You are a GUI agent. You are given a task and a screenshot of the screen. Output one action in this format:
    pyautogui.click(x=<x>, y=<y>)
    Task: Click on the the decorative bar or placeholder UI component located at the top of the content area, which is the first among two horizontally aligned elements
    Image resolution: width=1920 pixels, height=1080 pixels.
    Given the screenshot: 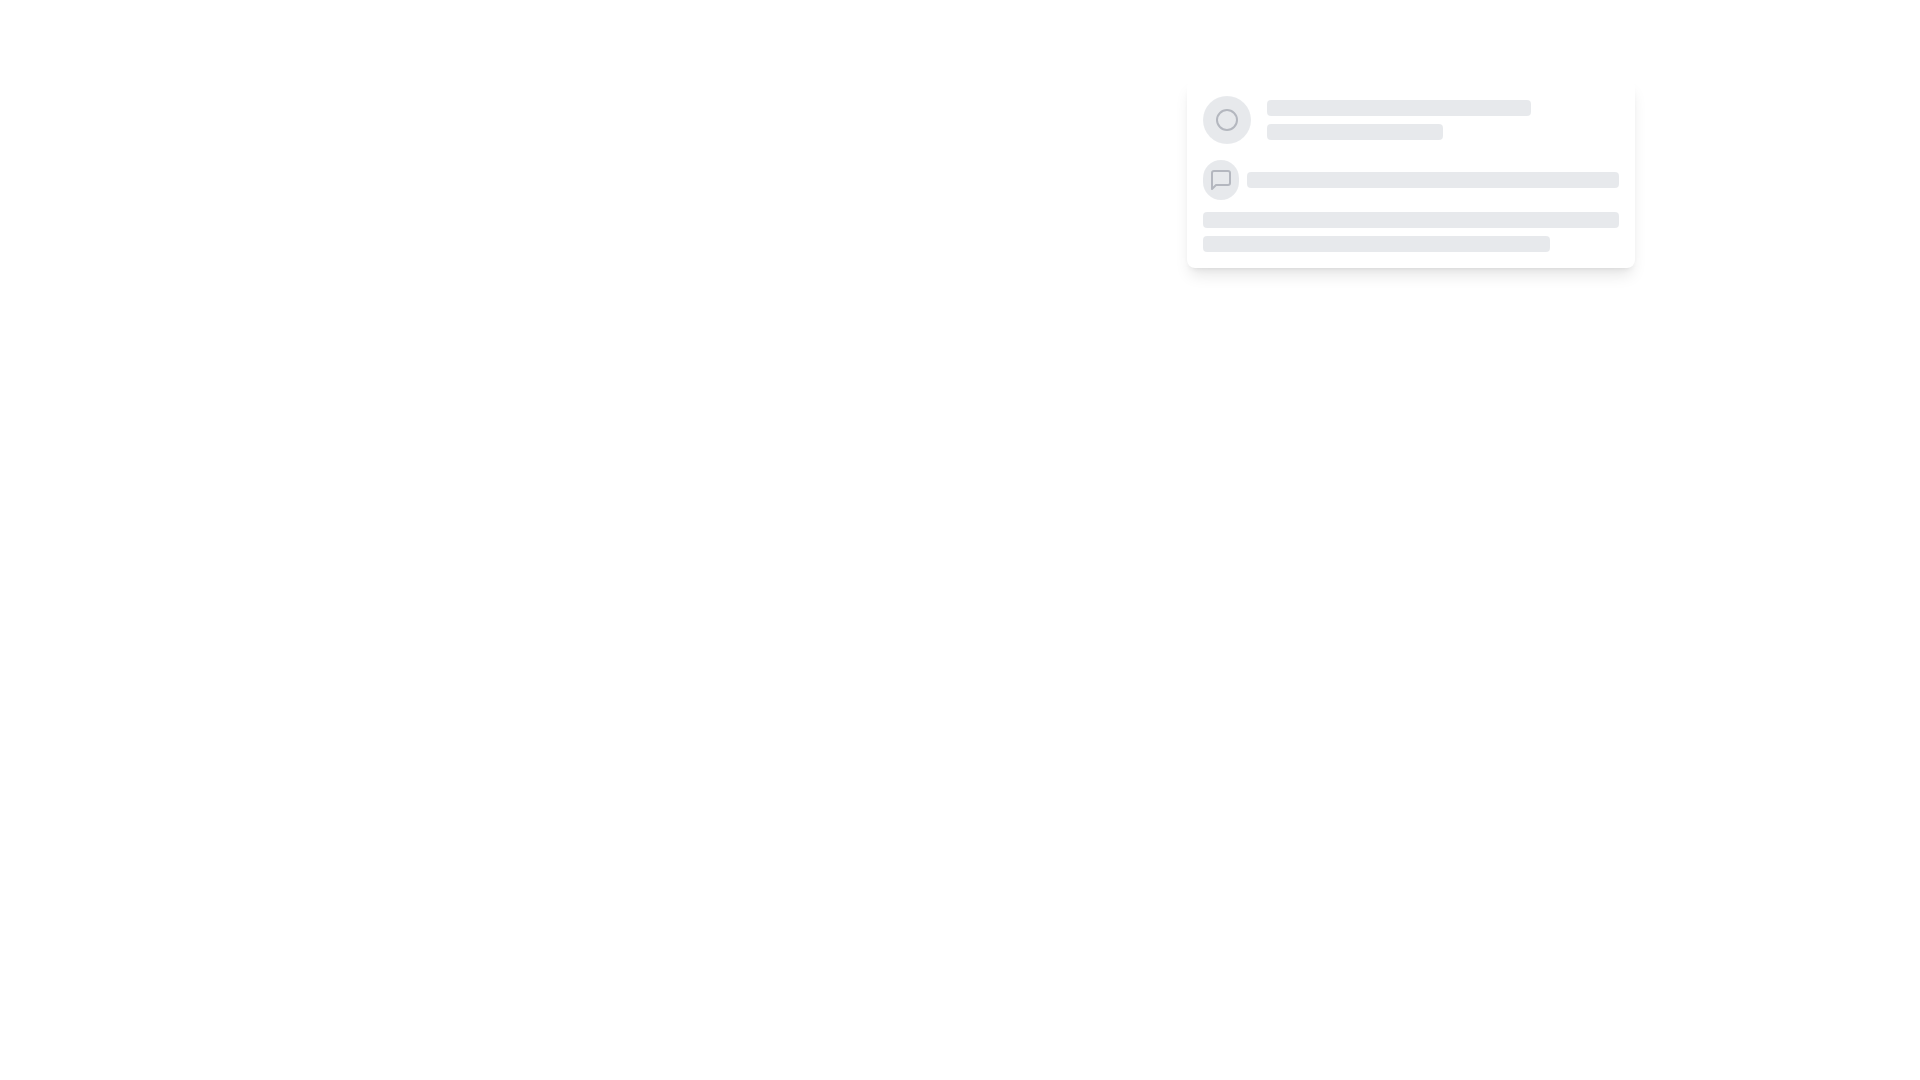 What is the action you would take?
    pyautogui.click(x=1397, y=108)
    